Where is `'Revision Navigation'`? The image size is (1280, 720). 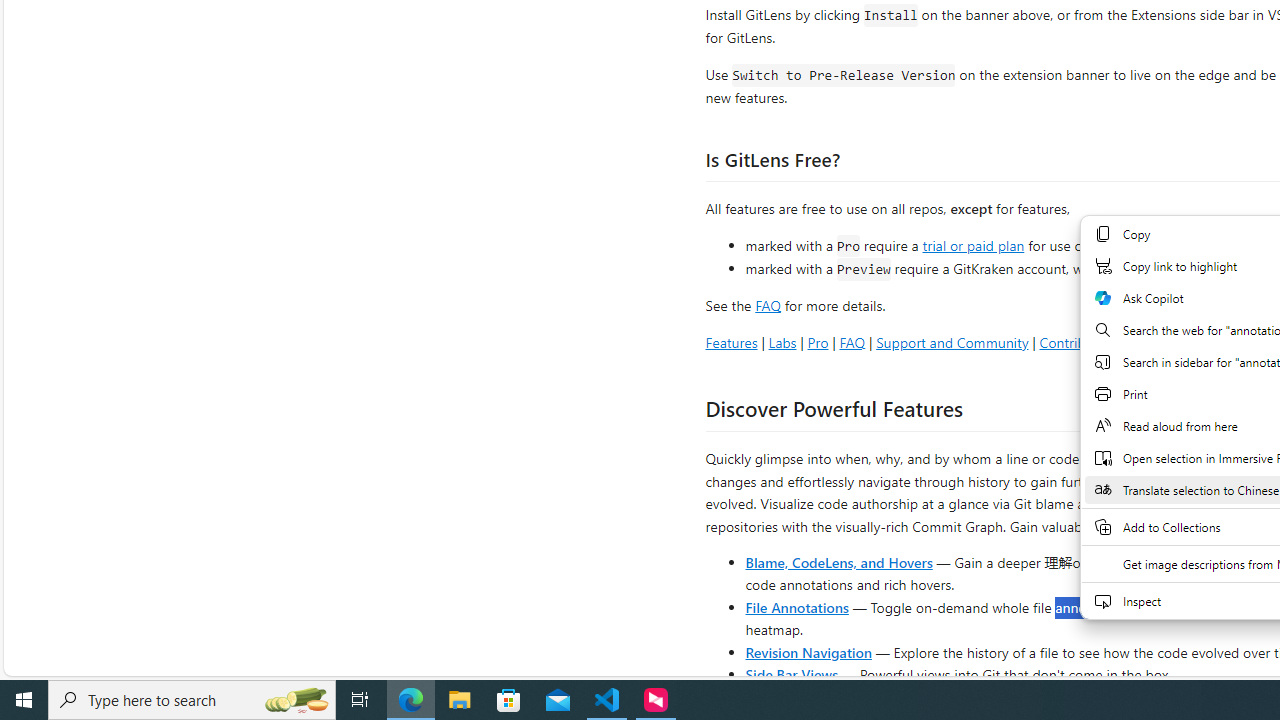 'Revision Navigation' is located at coordinates (808, 651).